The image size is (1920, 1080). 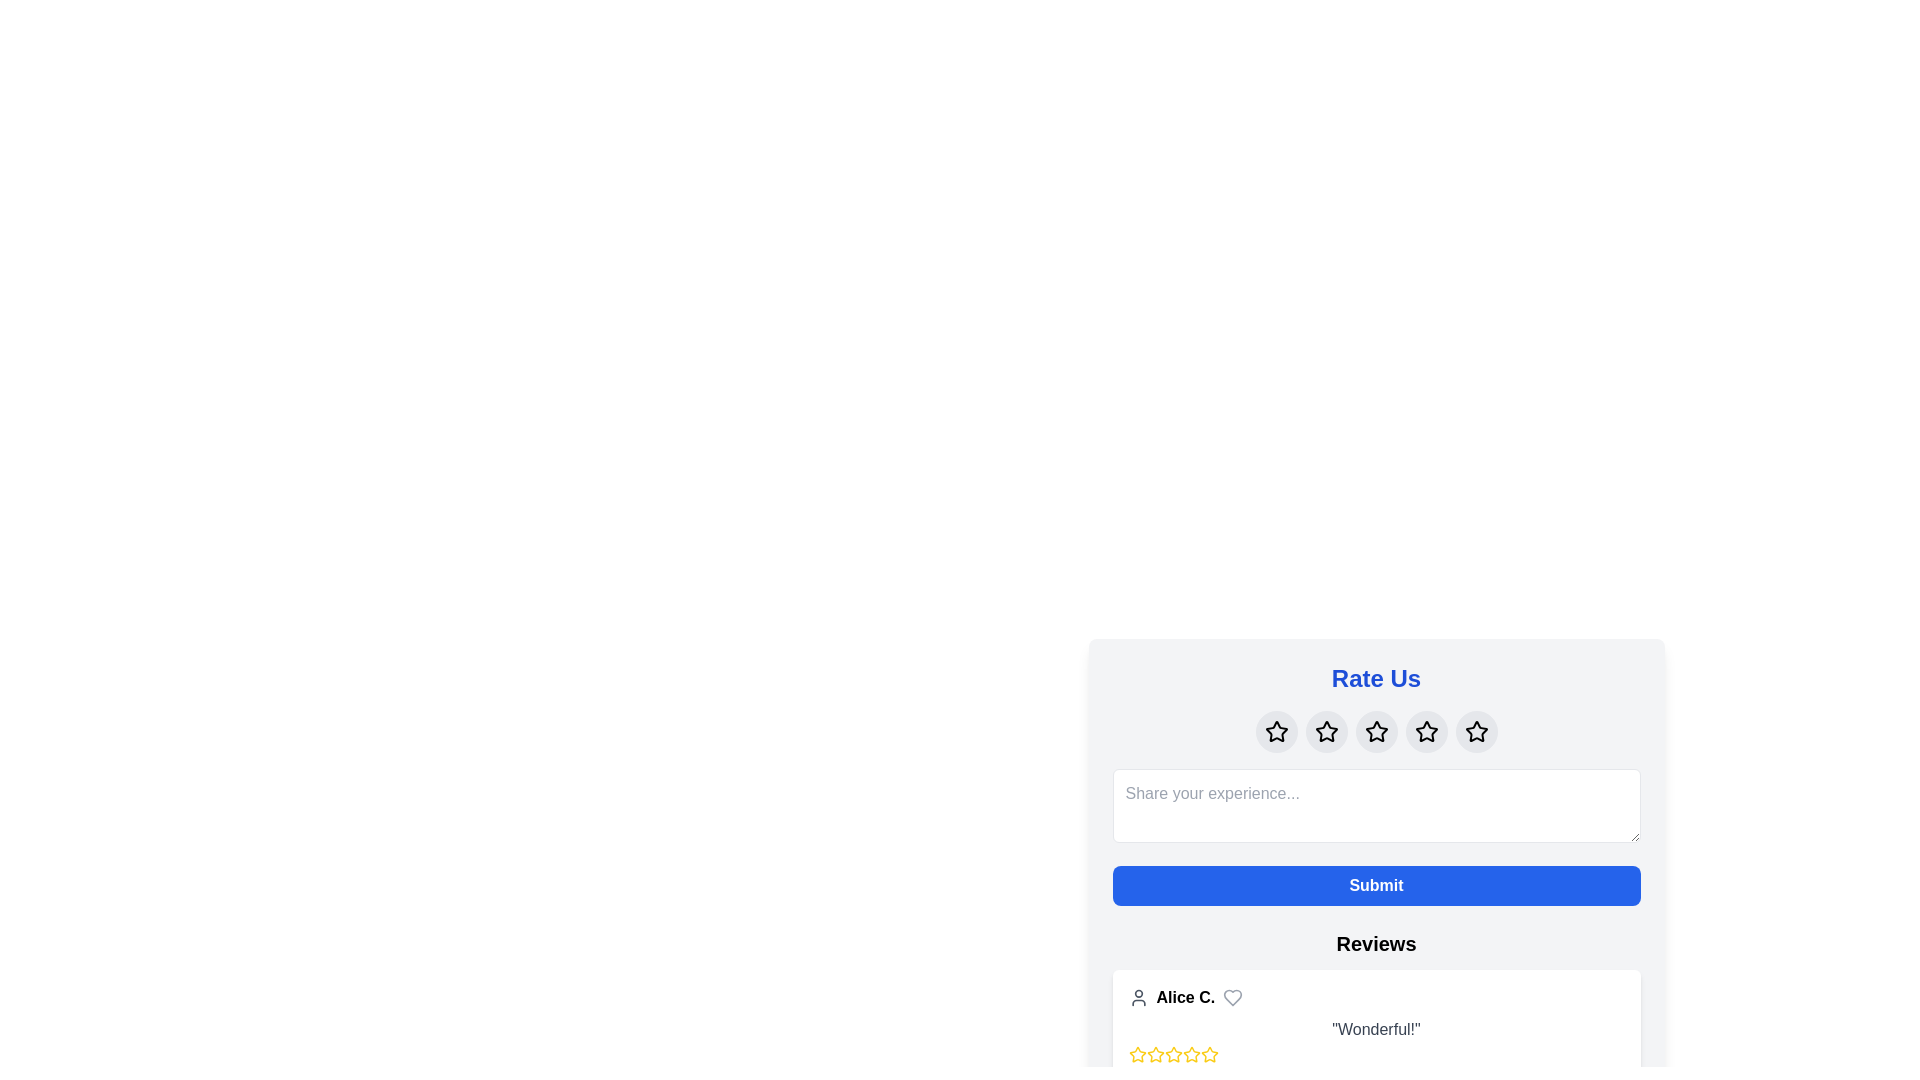 What do you see at coordinates (1425, 732) in the screenshot?
I see `the fifth star-shaped icon in the rating section` at bounding box center [1425, 732].